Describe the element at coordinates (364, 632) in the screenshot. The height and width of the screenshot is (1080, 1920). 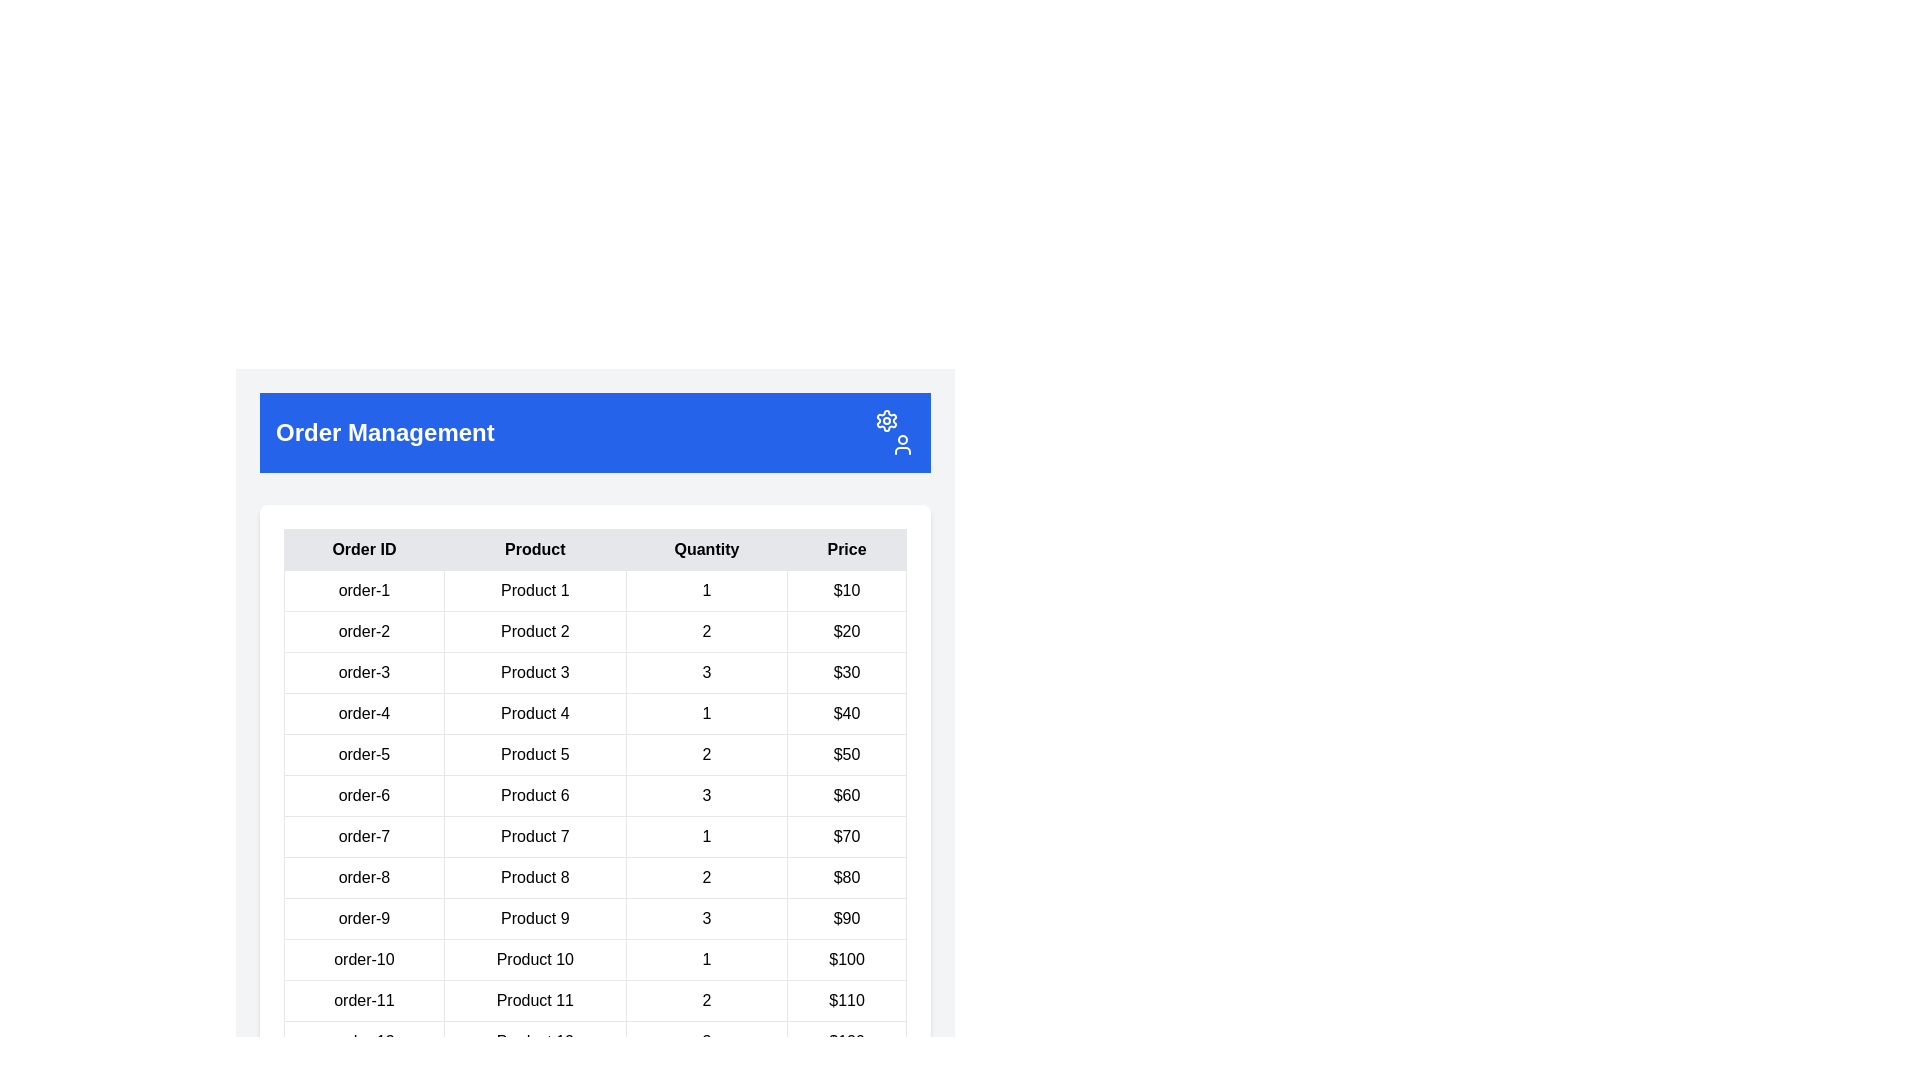
I see `text content of the Text label that signifies the unique identifier for an order, located in the leftmost column of a table row` at that location.